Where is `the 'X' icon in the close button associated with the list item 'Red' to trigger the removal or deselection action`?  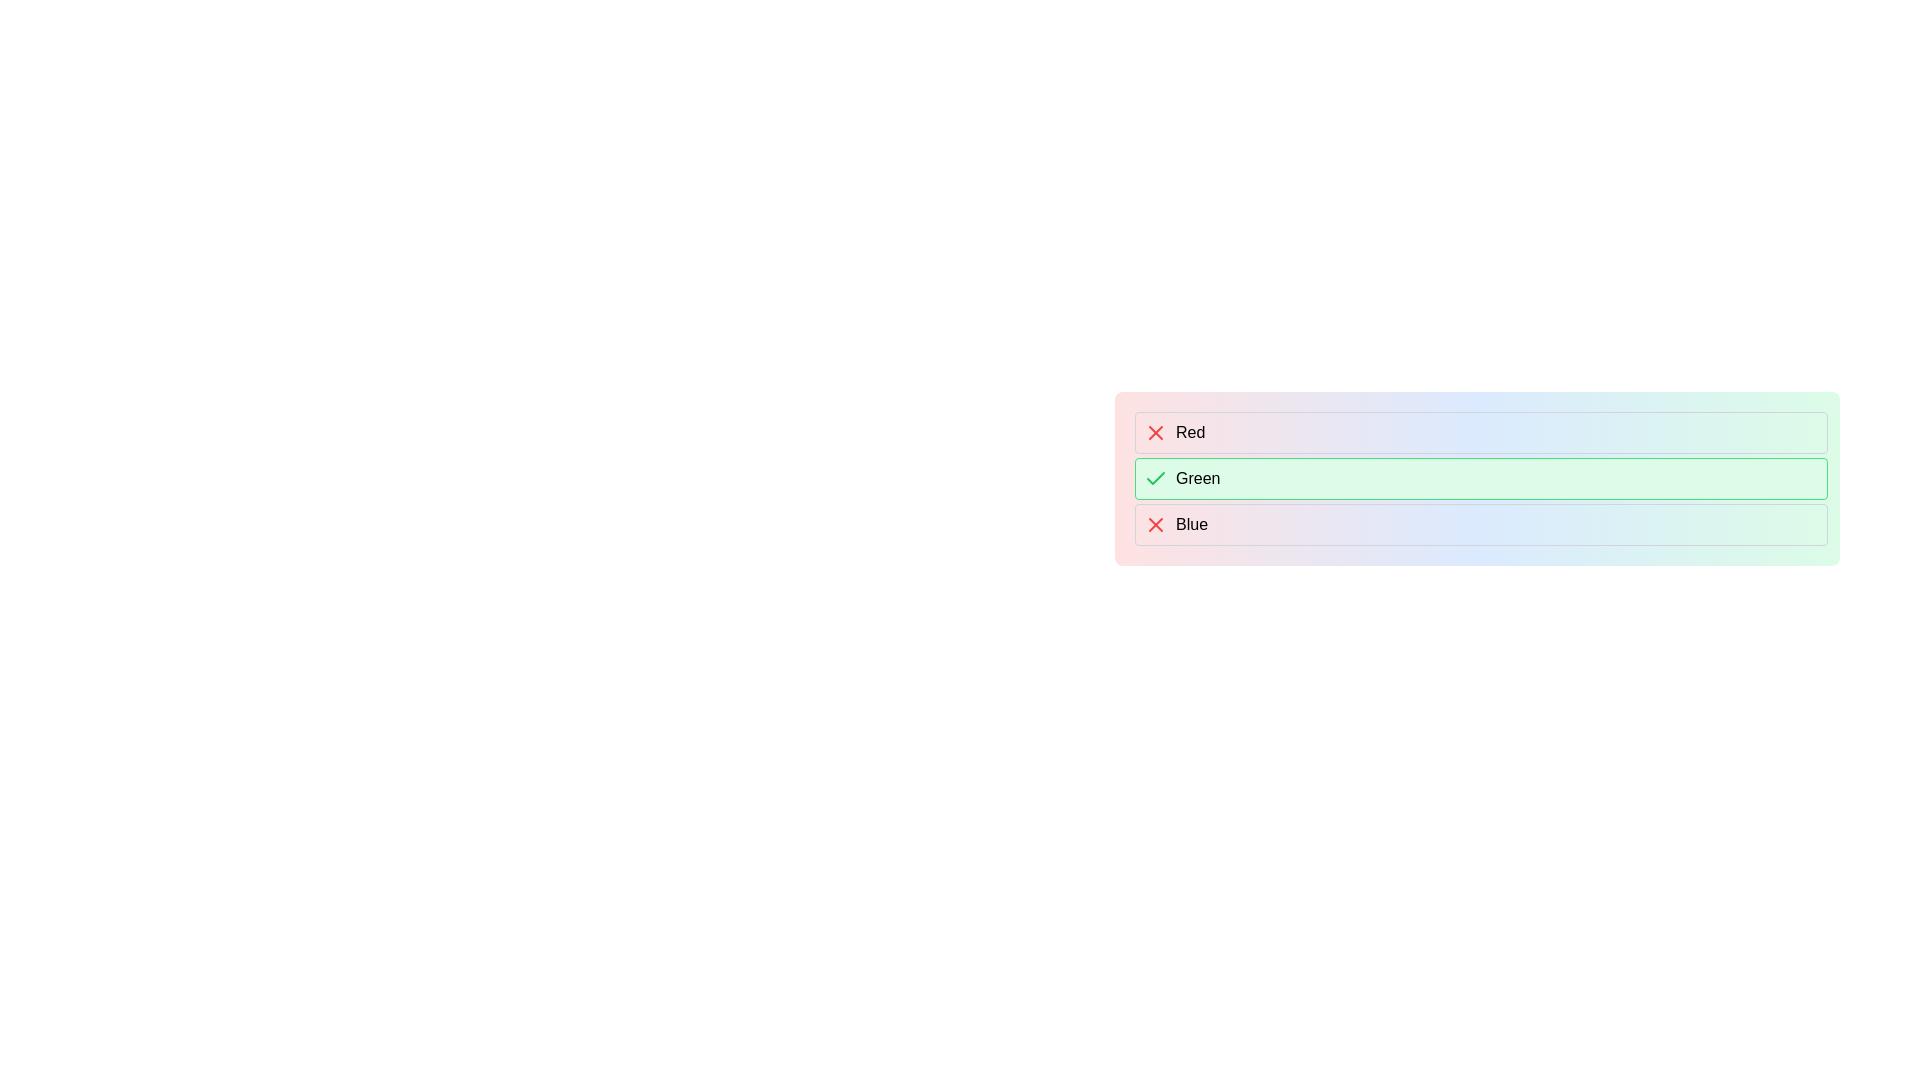 the 'X' icon in the close button associated with the list item 'Red' to trigger the removal or deselection action is located at coordinates (1156, 523).